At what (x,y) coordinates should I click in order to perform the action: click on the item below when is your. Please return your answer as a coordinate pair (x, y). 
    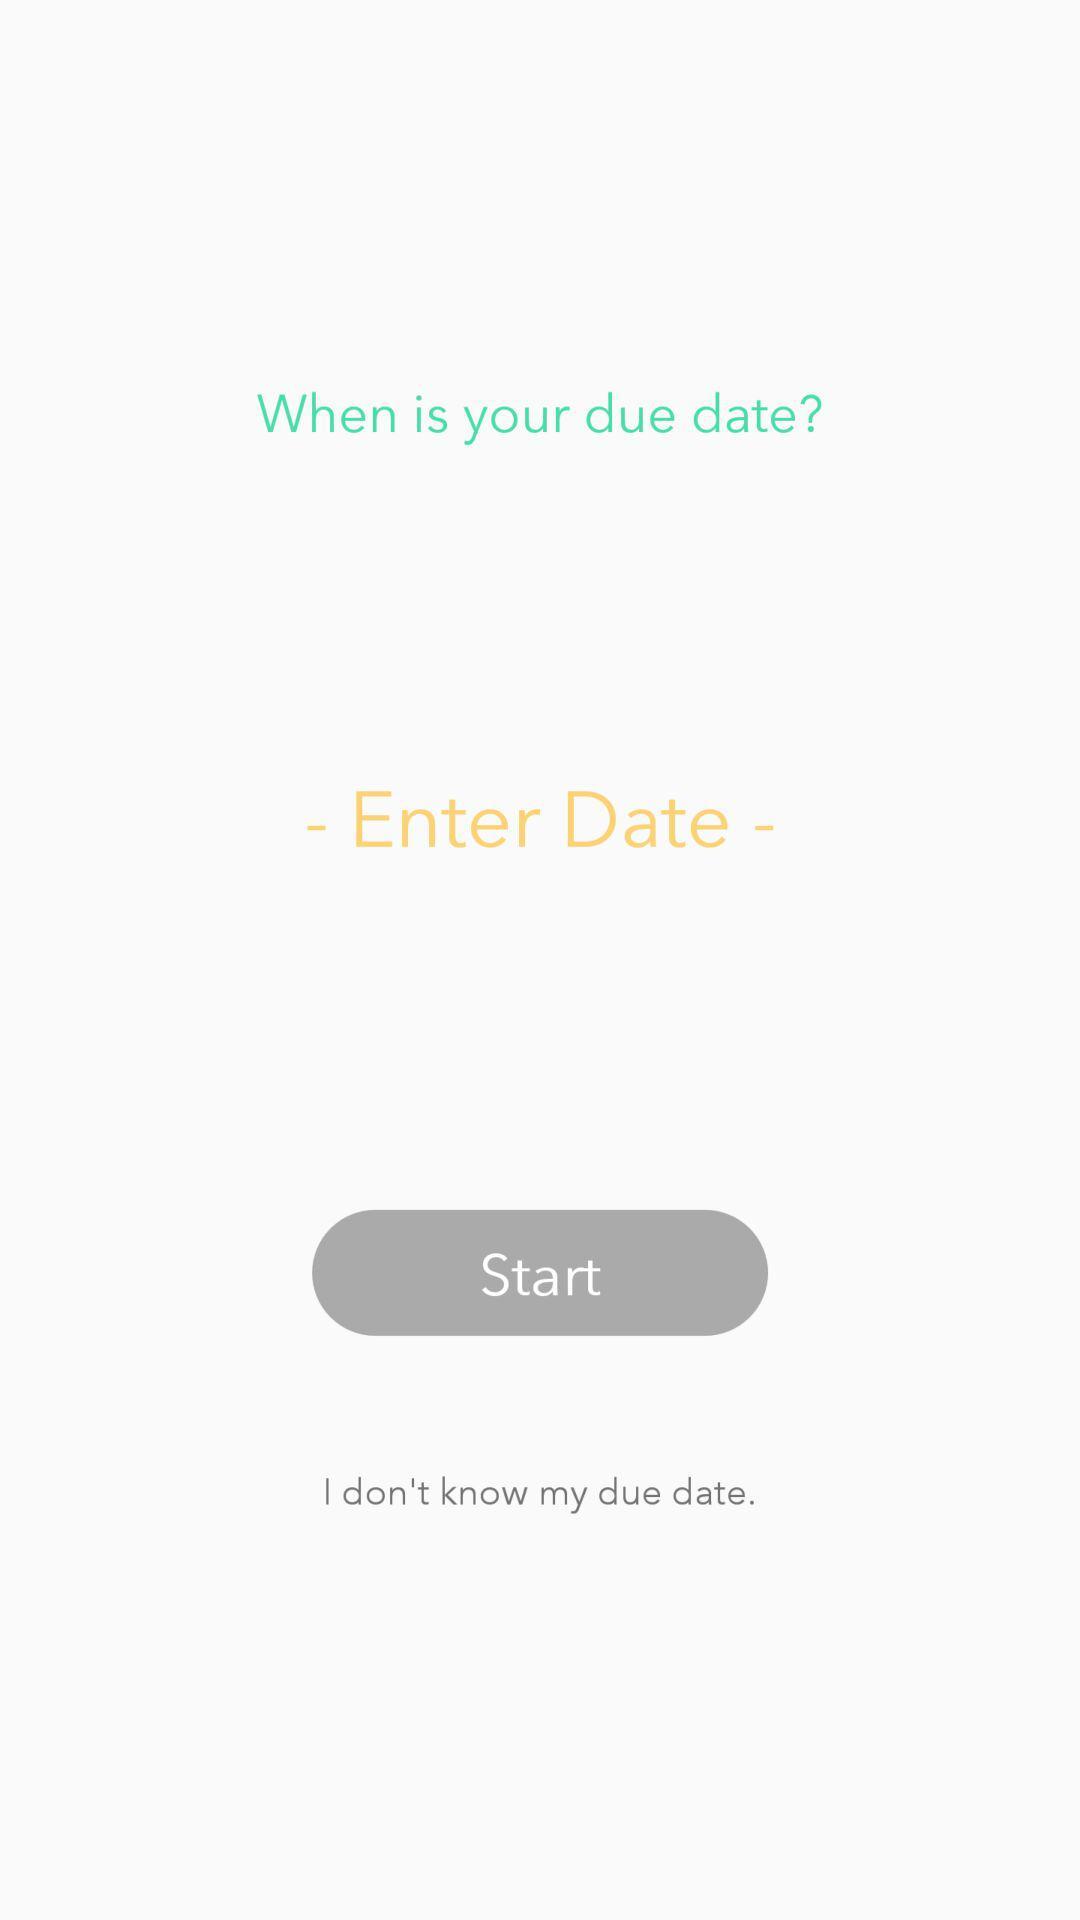
    Looking at the image, I should click on (540, 816).